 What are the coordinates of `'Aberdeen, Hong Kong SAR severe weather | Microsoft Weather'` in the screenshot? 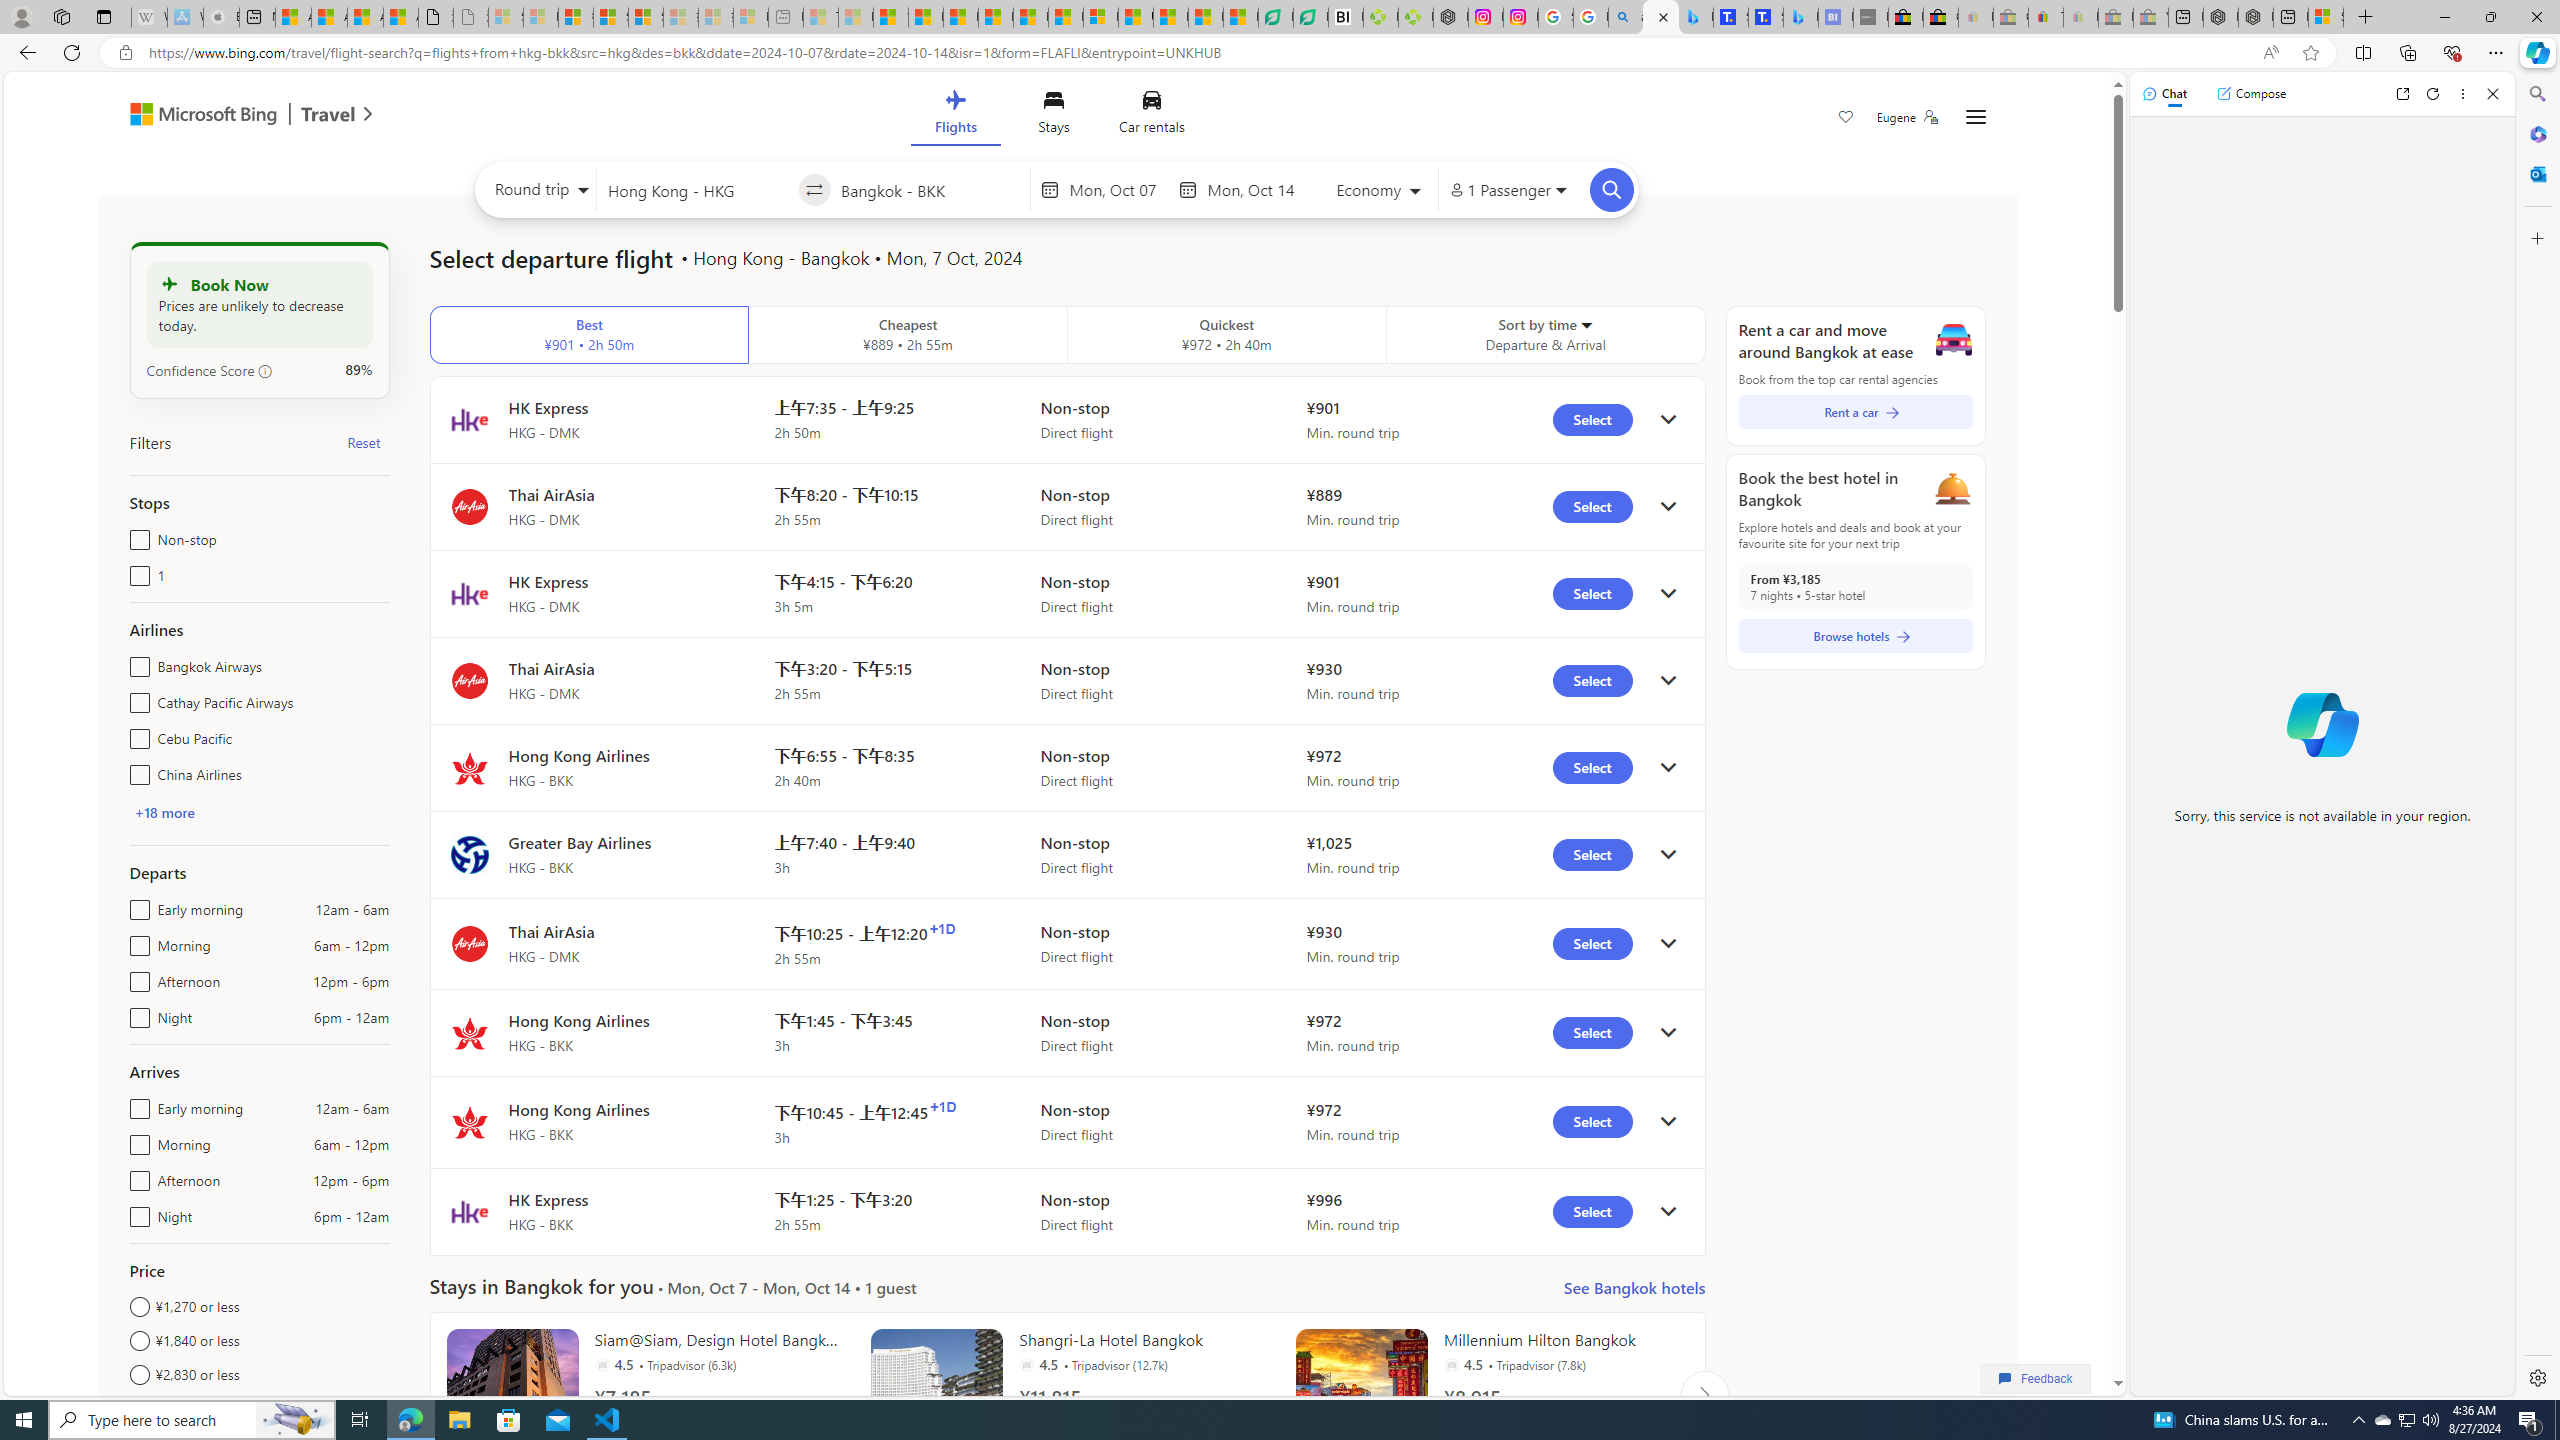 It's located at (399, 16).